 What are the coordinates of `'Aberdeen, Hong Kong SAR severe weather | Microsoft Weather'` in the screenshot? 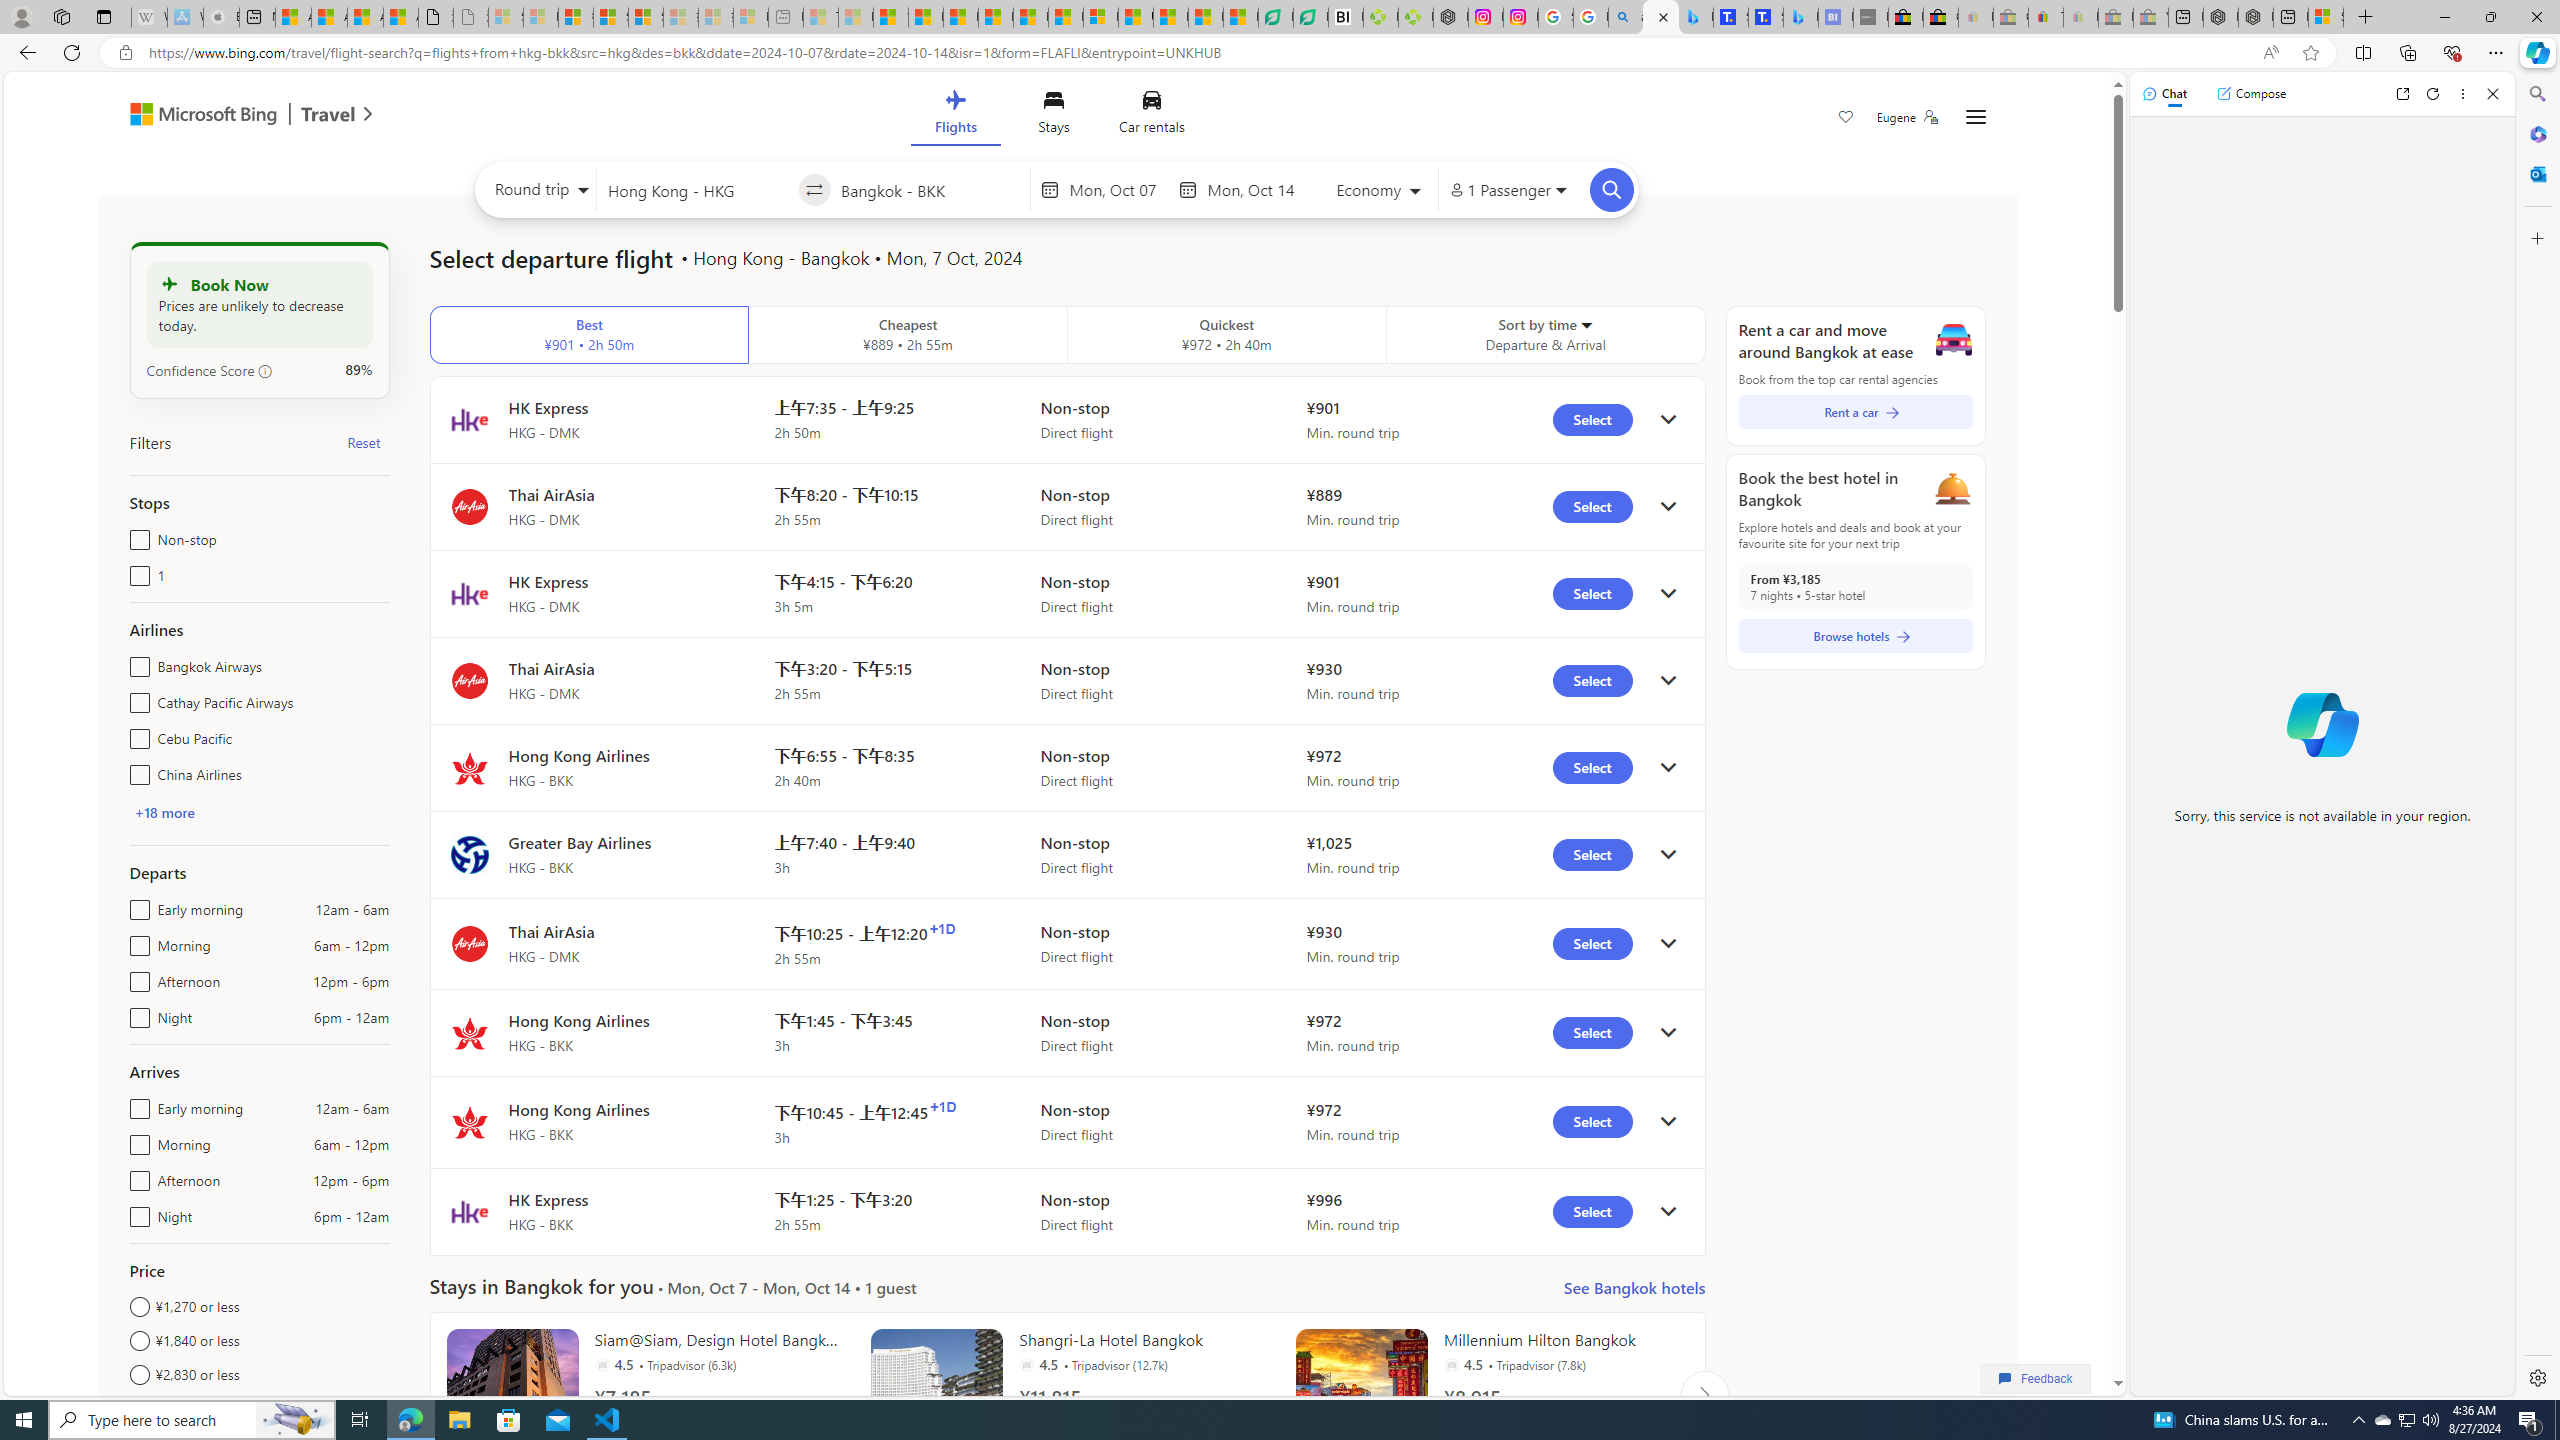 It's located at (399, 16).